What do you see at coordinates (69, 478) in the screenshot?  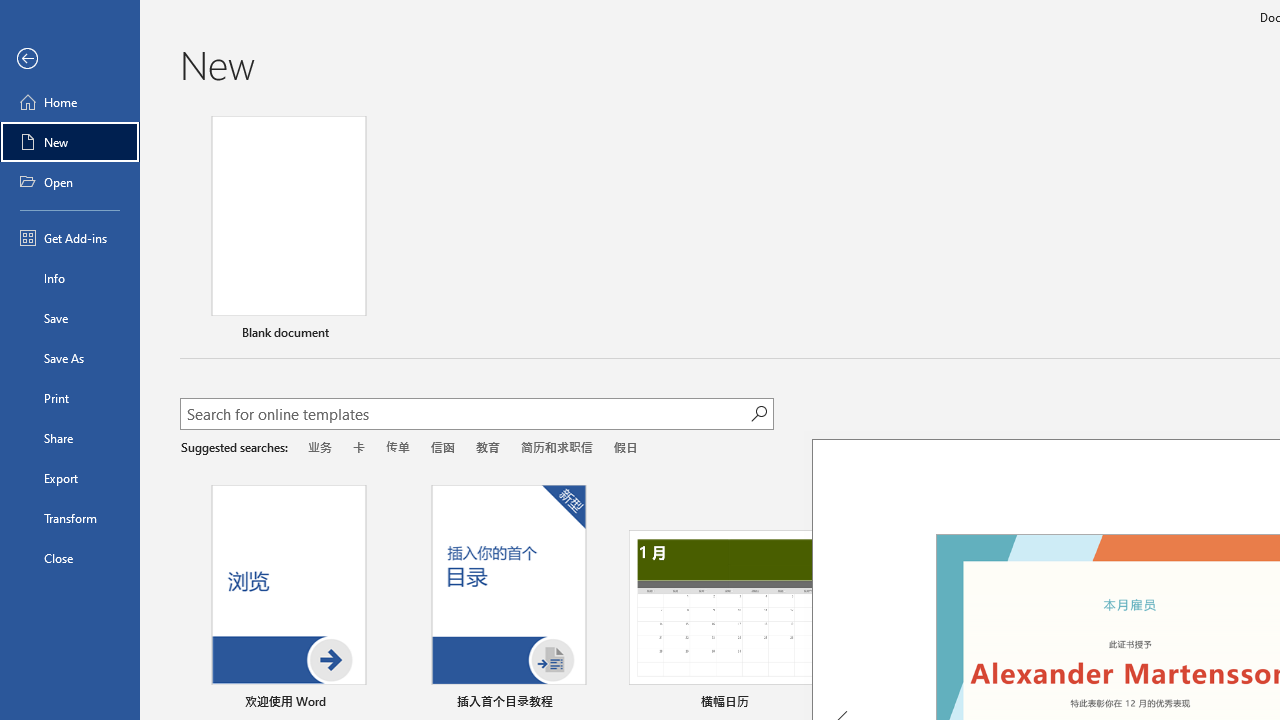 I see `'Export'` at bounding box center [69, 478].